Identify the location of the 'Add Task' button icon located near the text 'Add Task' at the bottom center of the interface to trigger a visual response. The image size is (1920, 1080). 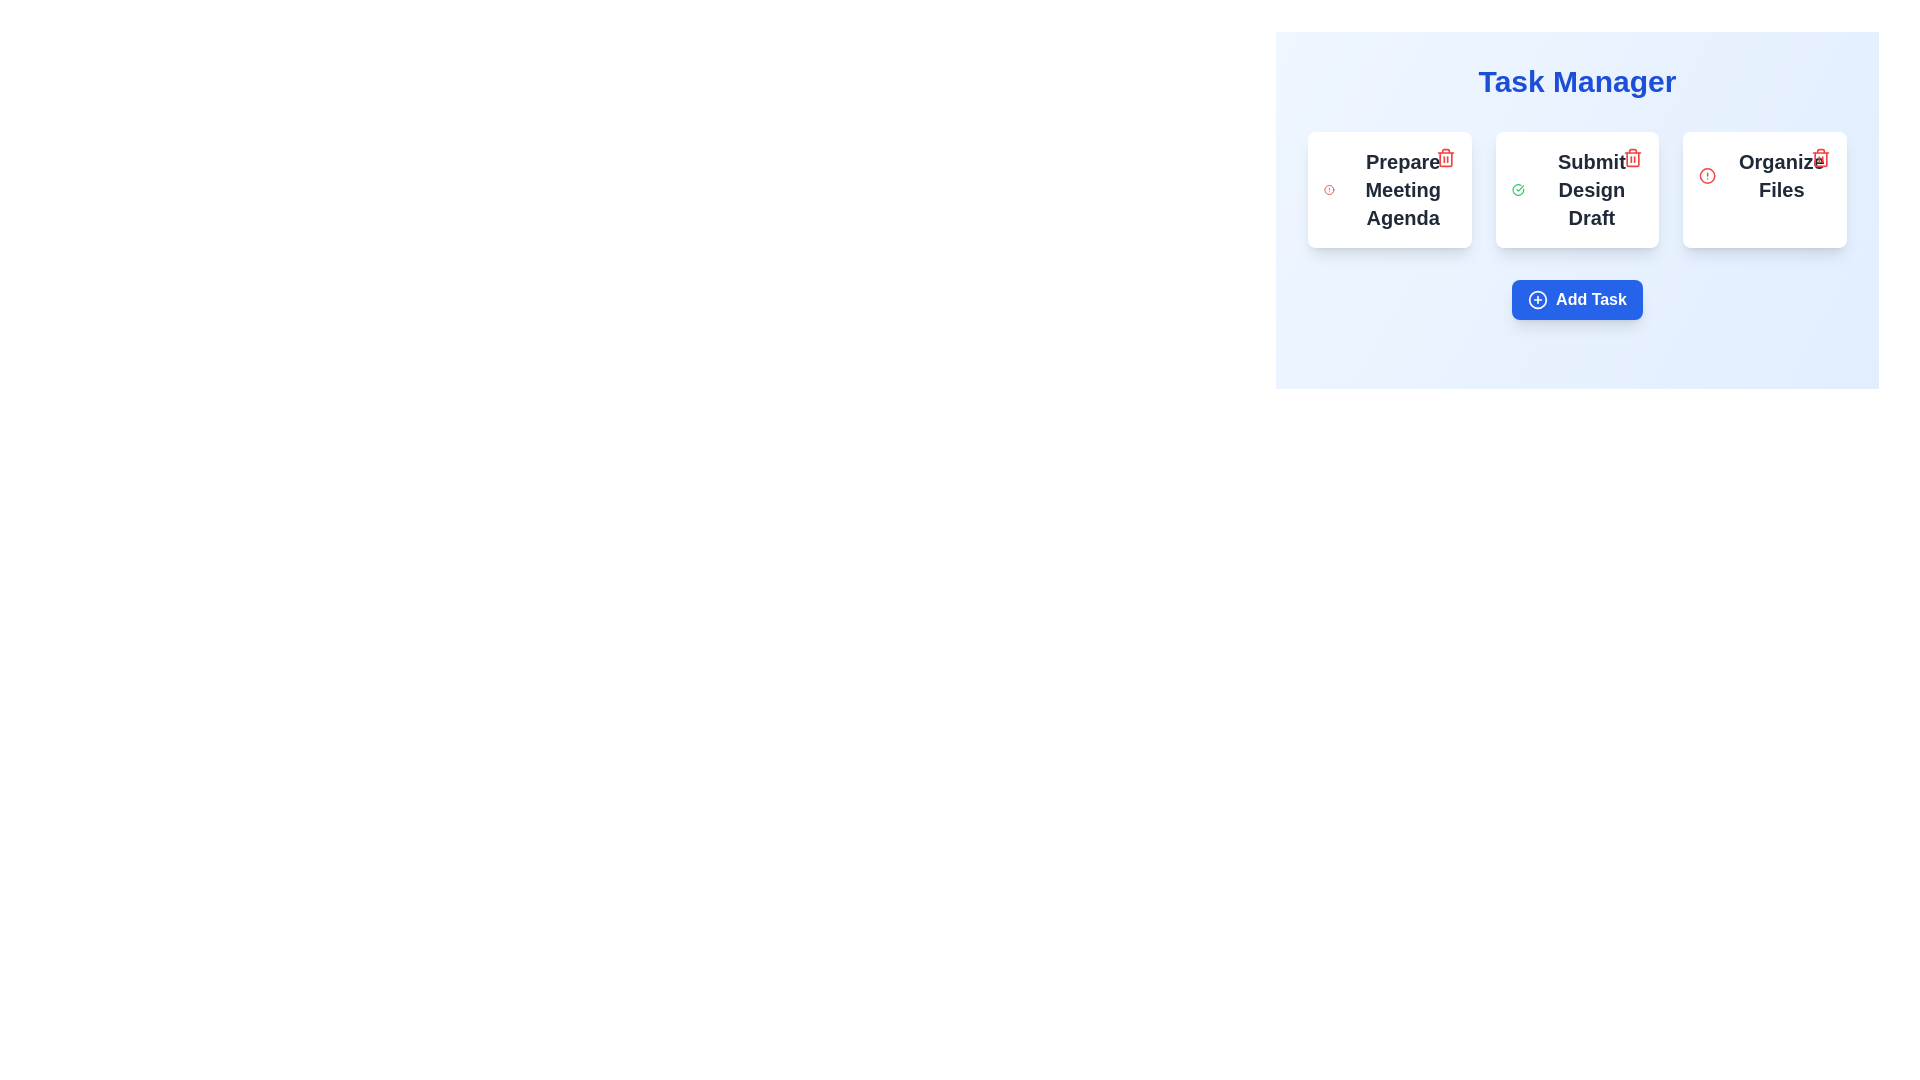
(1537, 300).